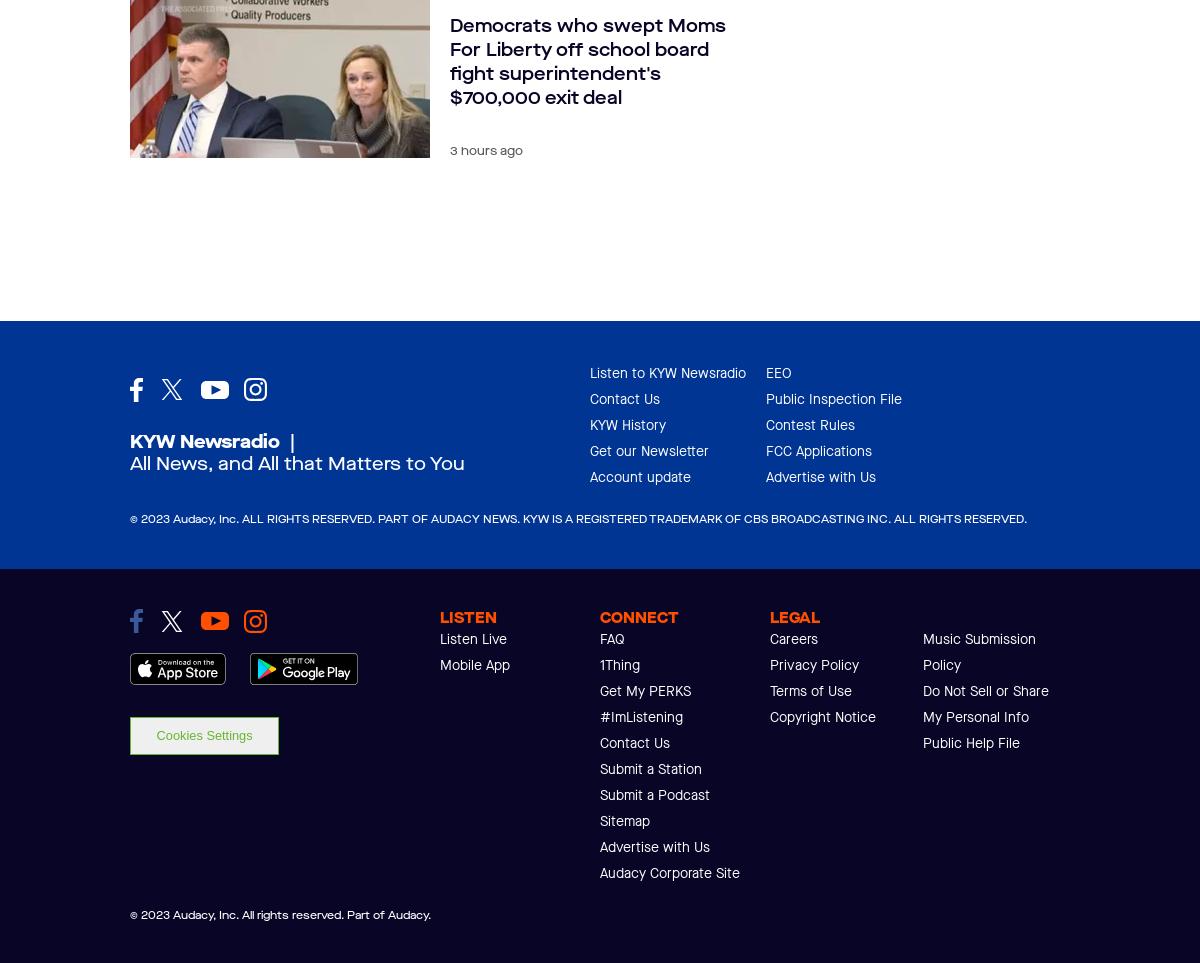 This screenshot has height=963, width=1200. What do you see at coordinates (640, 476) in the screenshot?
I see `'Account update'` at bounding box center [640, 476].